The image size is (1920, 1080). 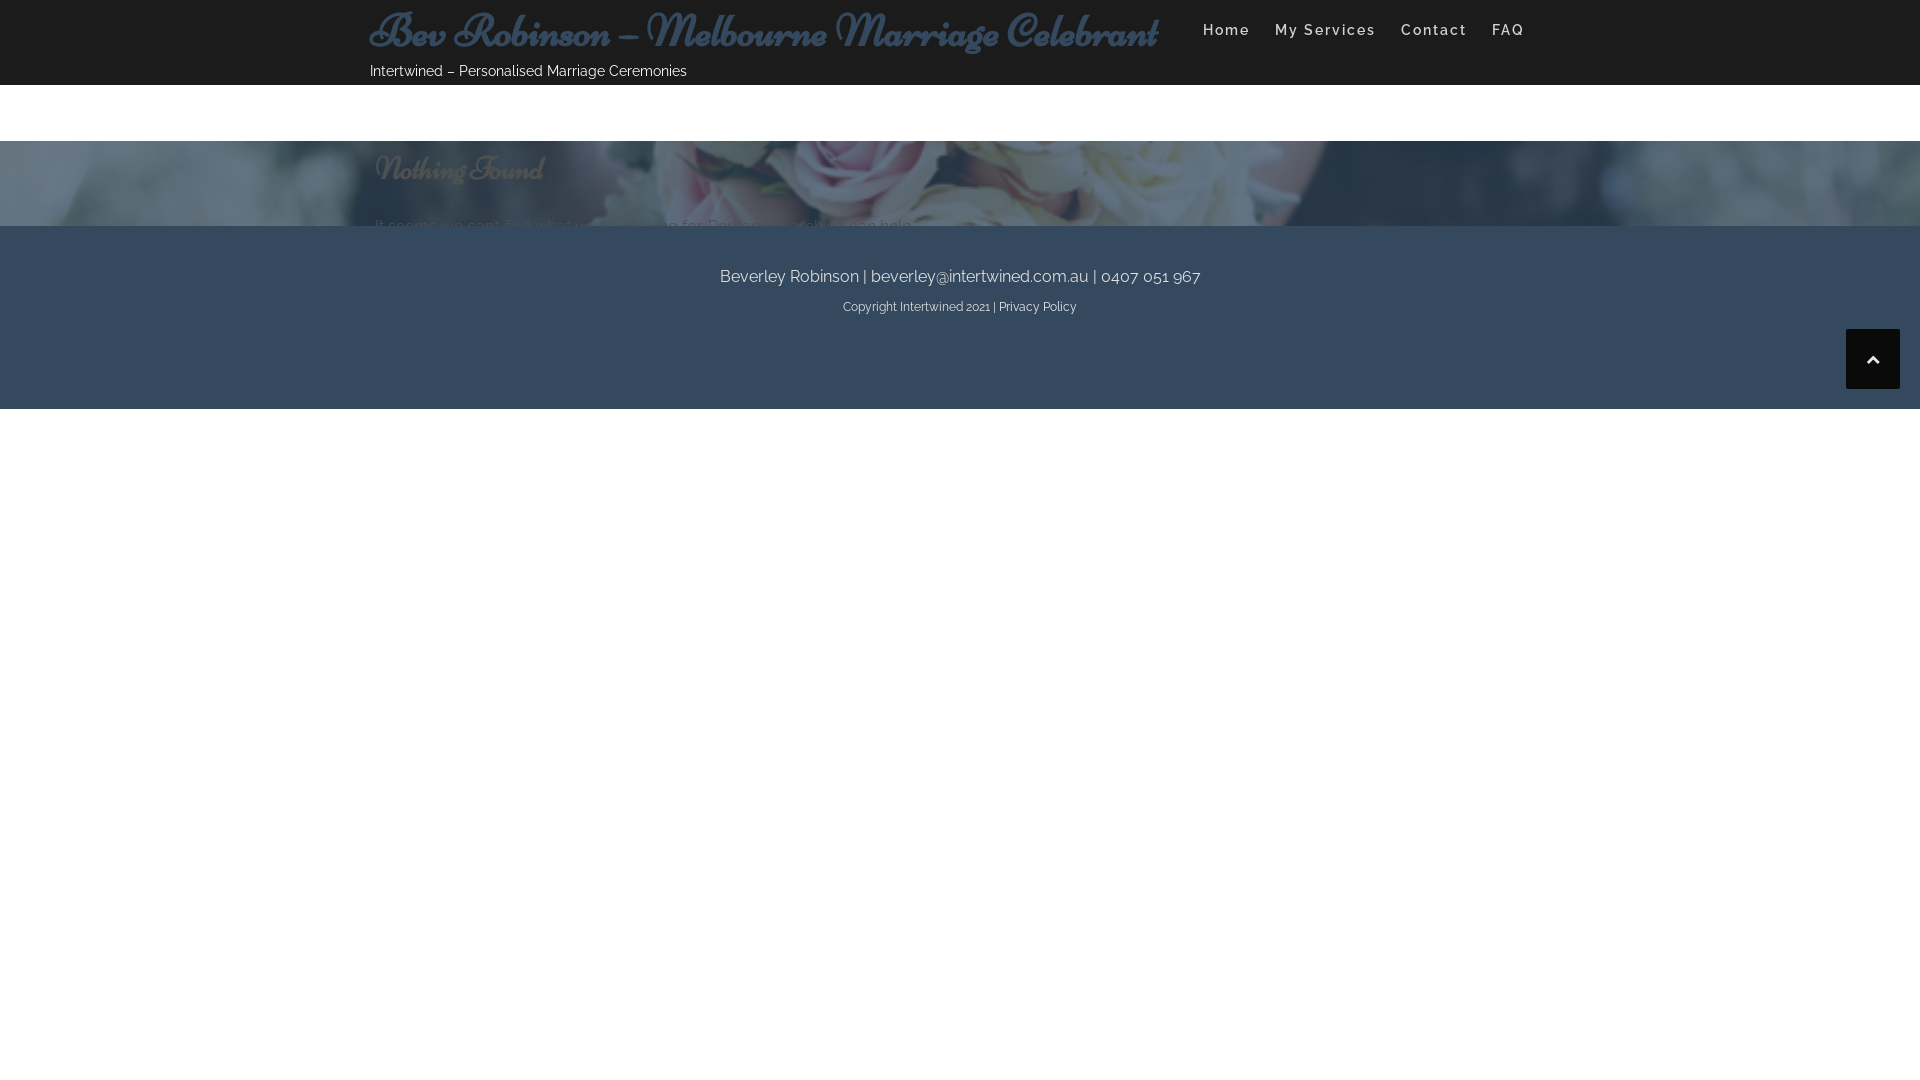 What do you see at coordinates (1433, 33) in the screenshot?
I see `'Contact'` at bounding box center [1433, 33].